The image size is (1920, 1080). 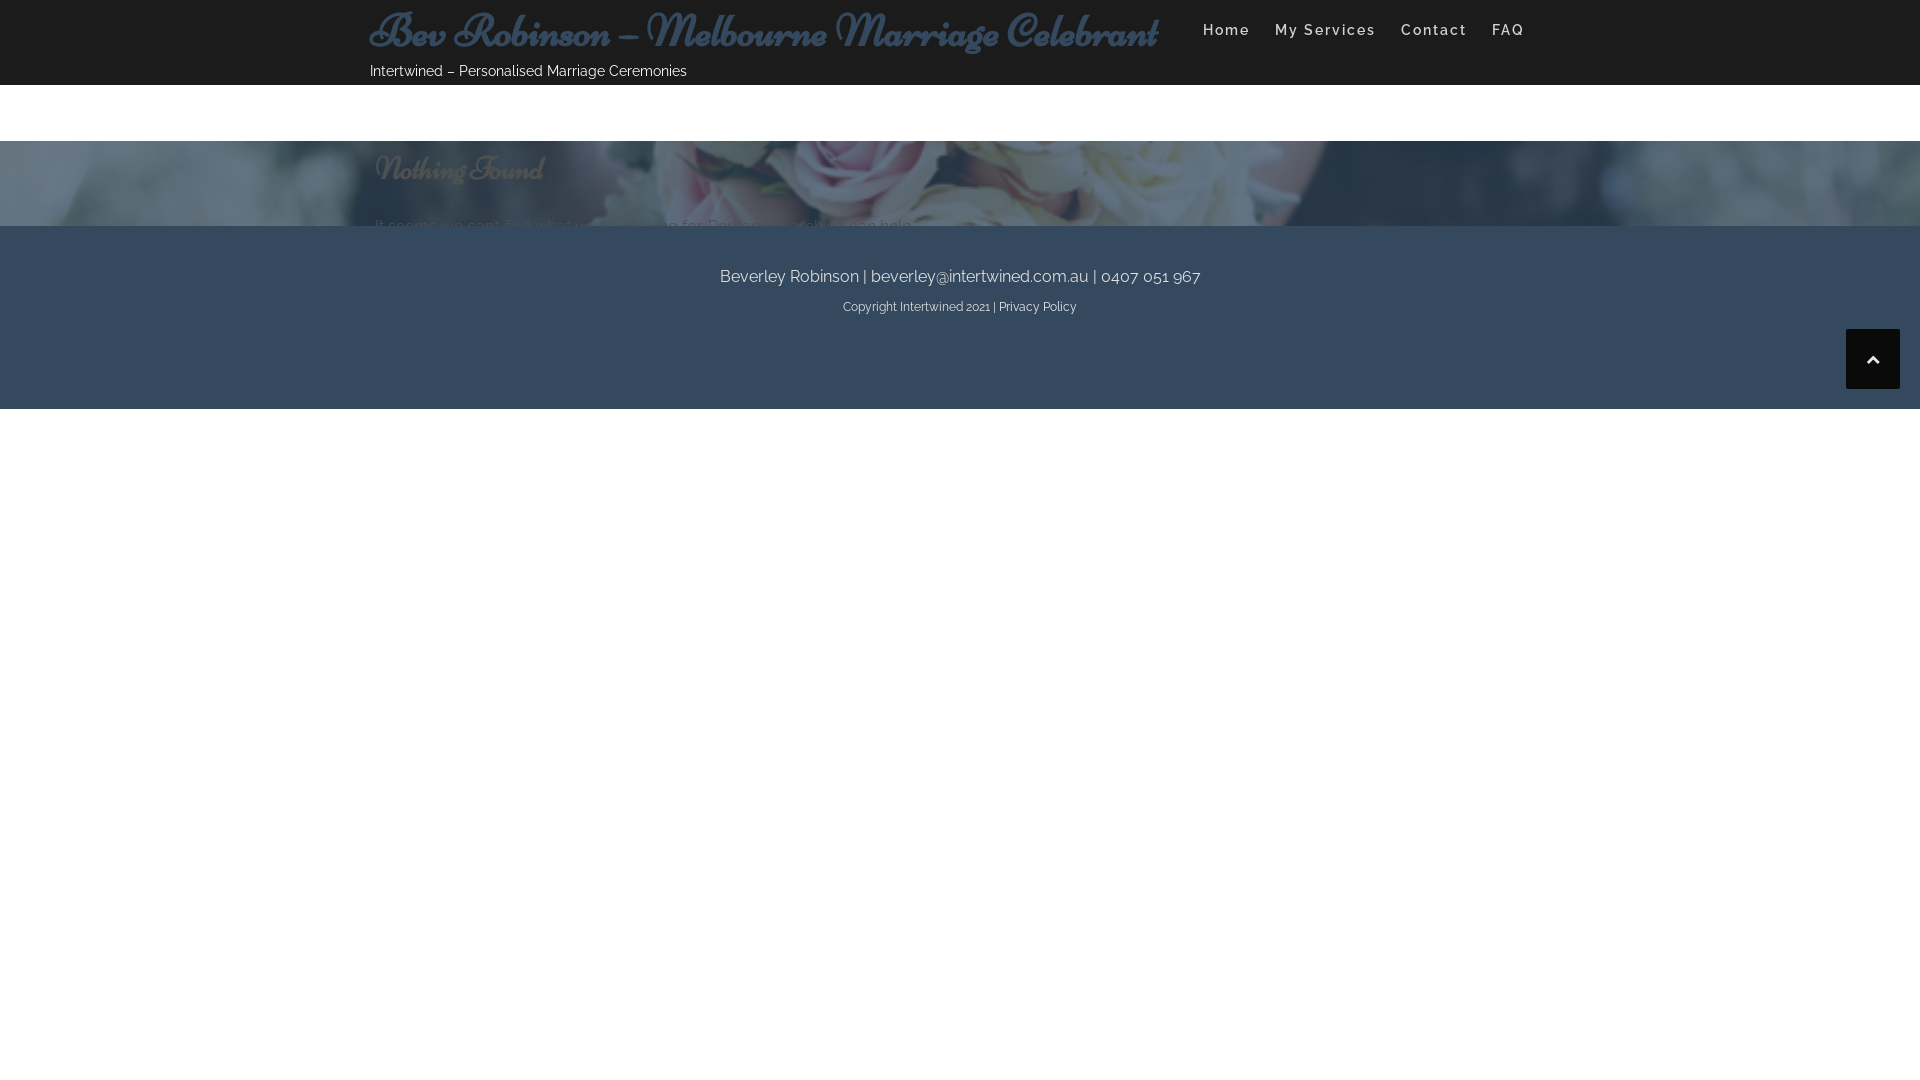 What do you see at coordinates (1433, 33) in the screenshot?
I see `'Contact'` at bounding box center [1433, 33].